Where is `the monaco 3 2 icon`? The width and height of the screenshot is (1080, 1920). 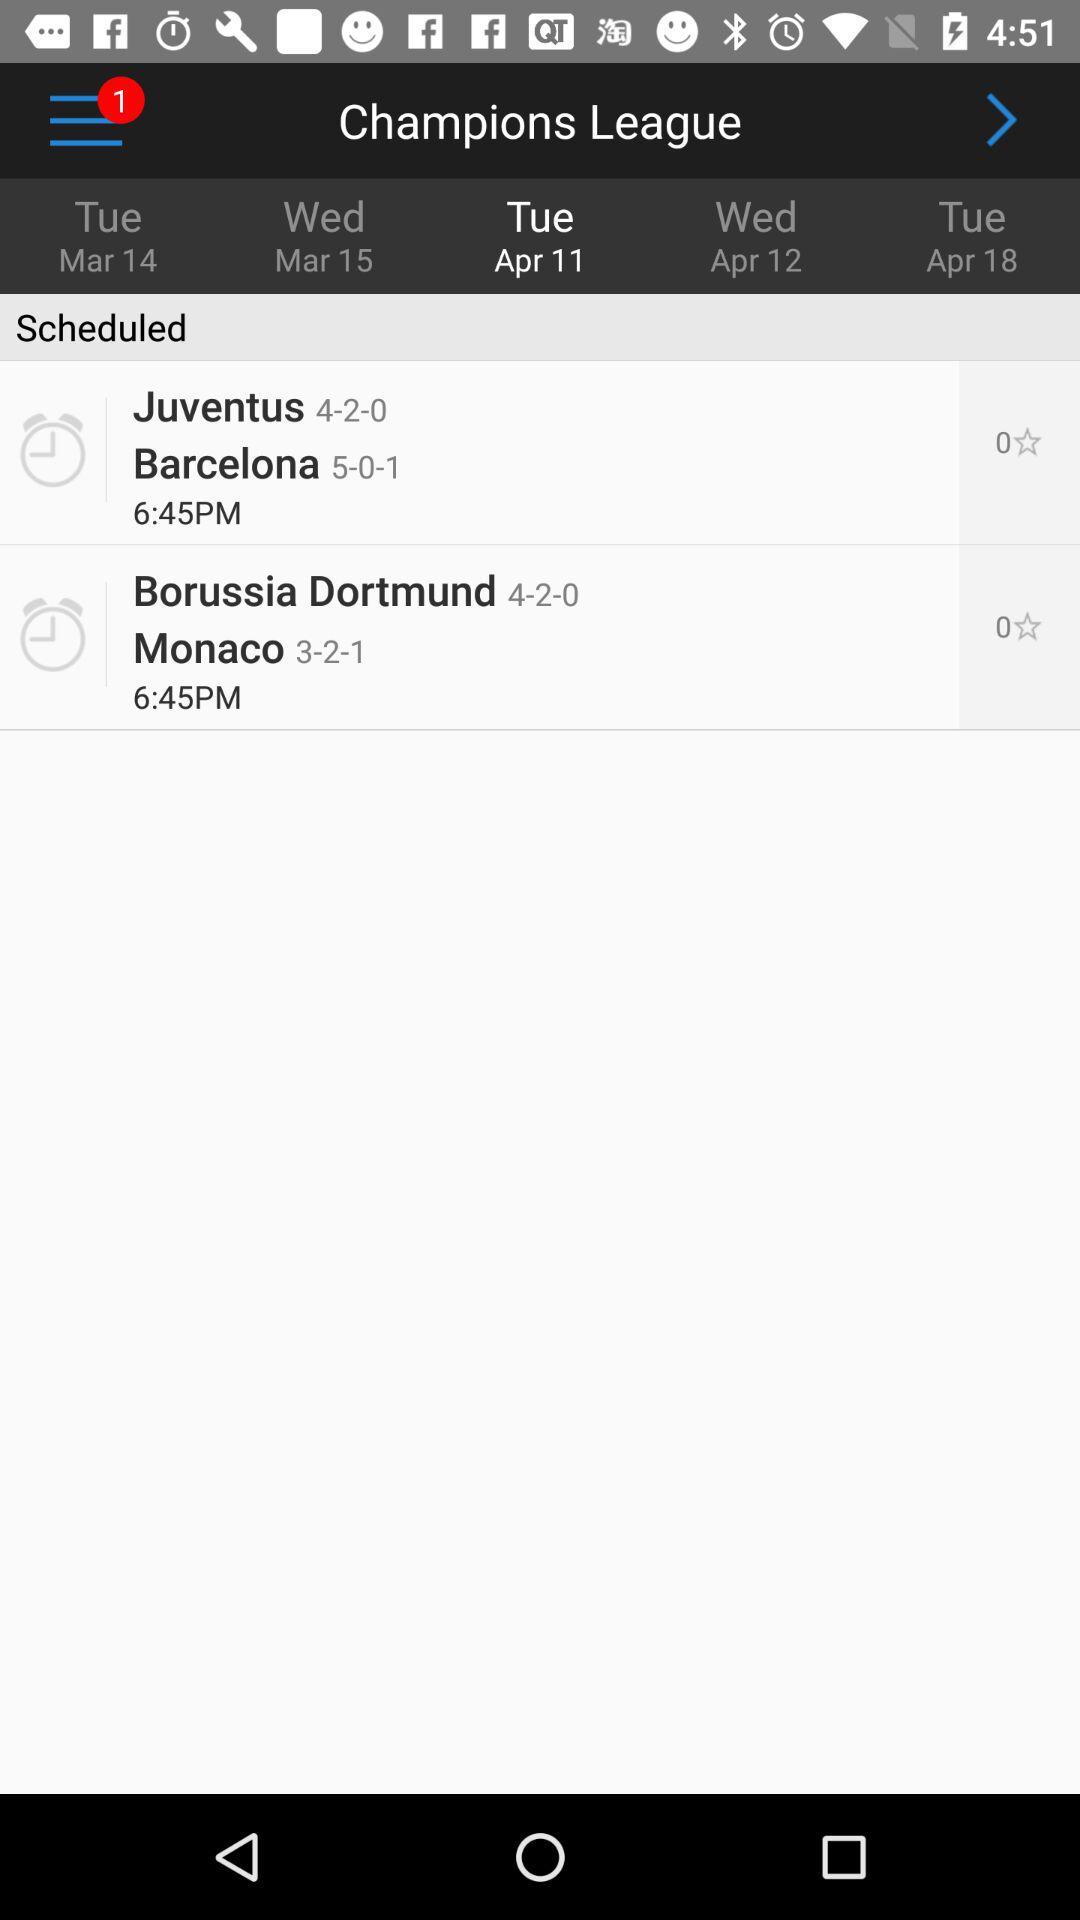 the monaco 3 2 icon is located at coordinates (249, 646).